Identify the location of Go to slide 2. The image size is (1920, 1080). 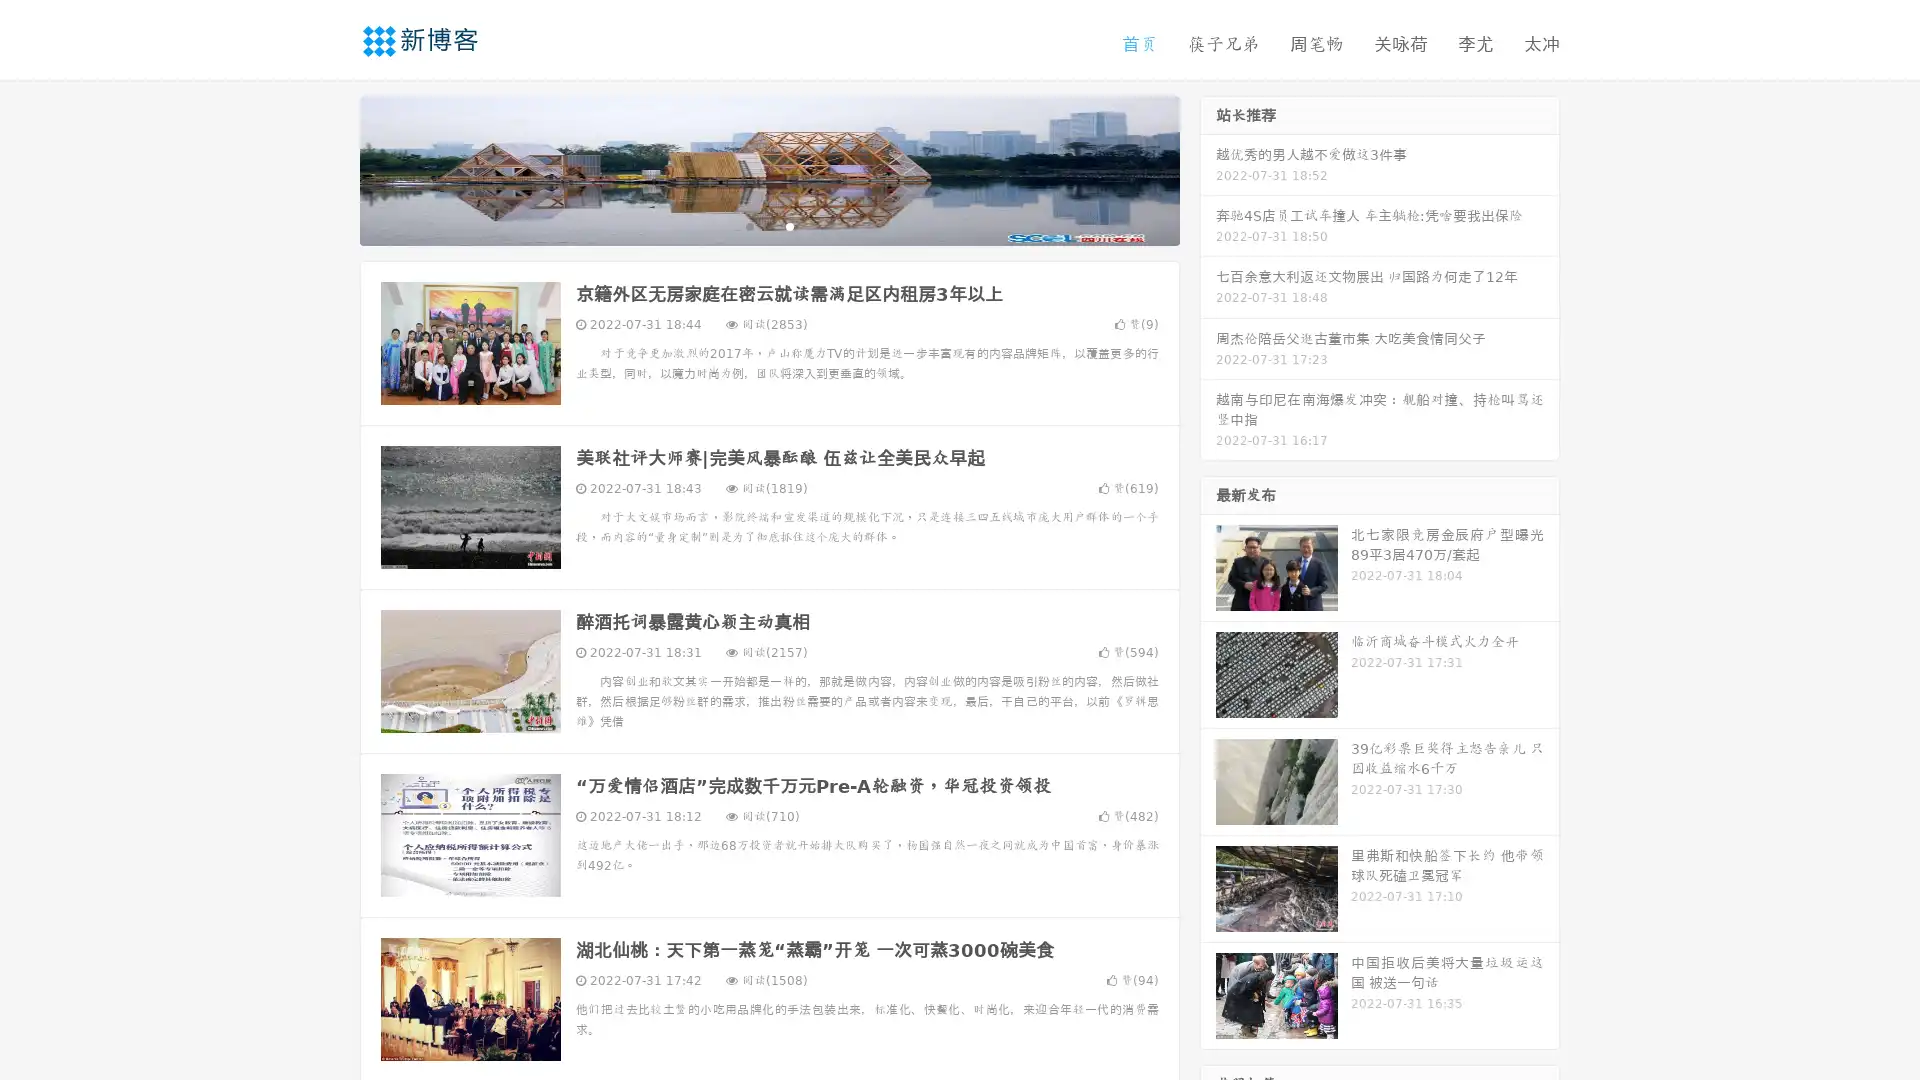
(768, 225).